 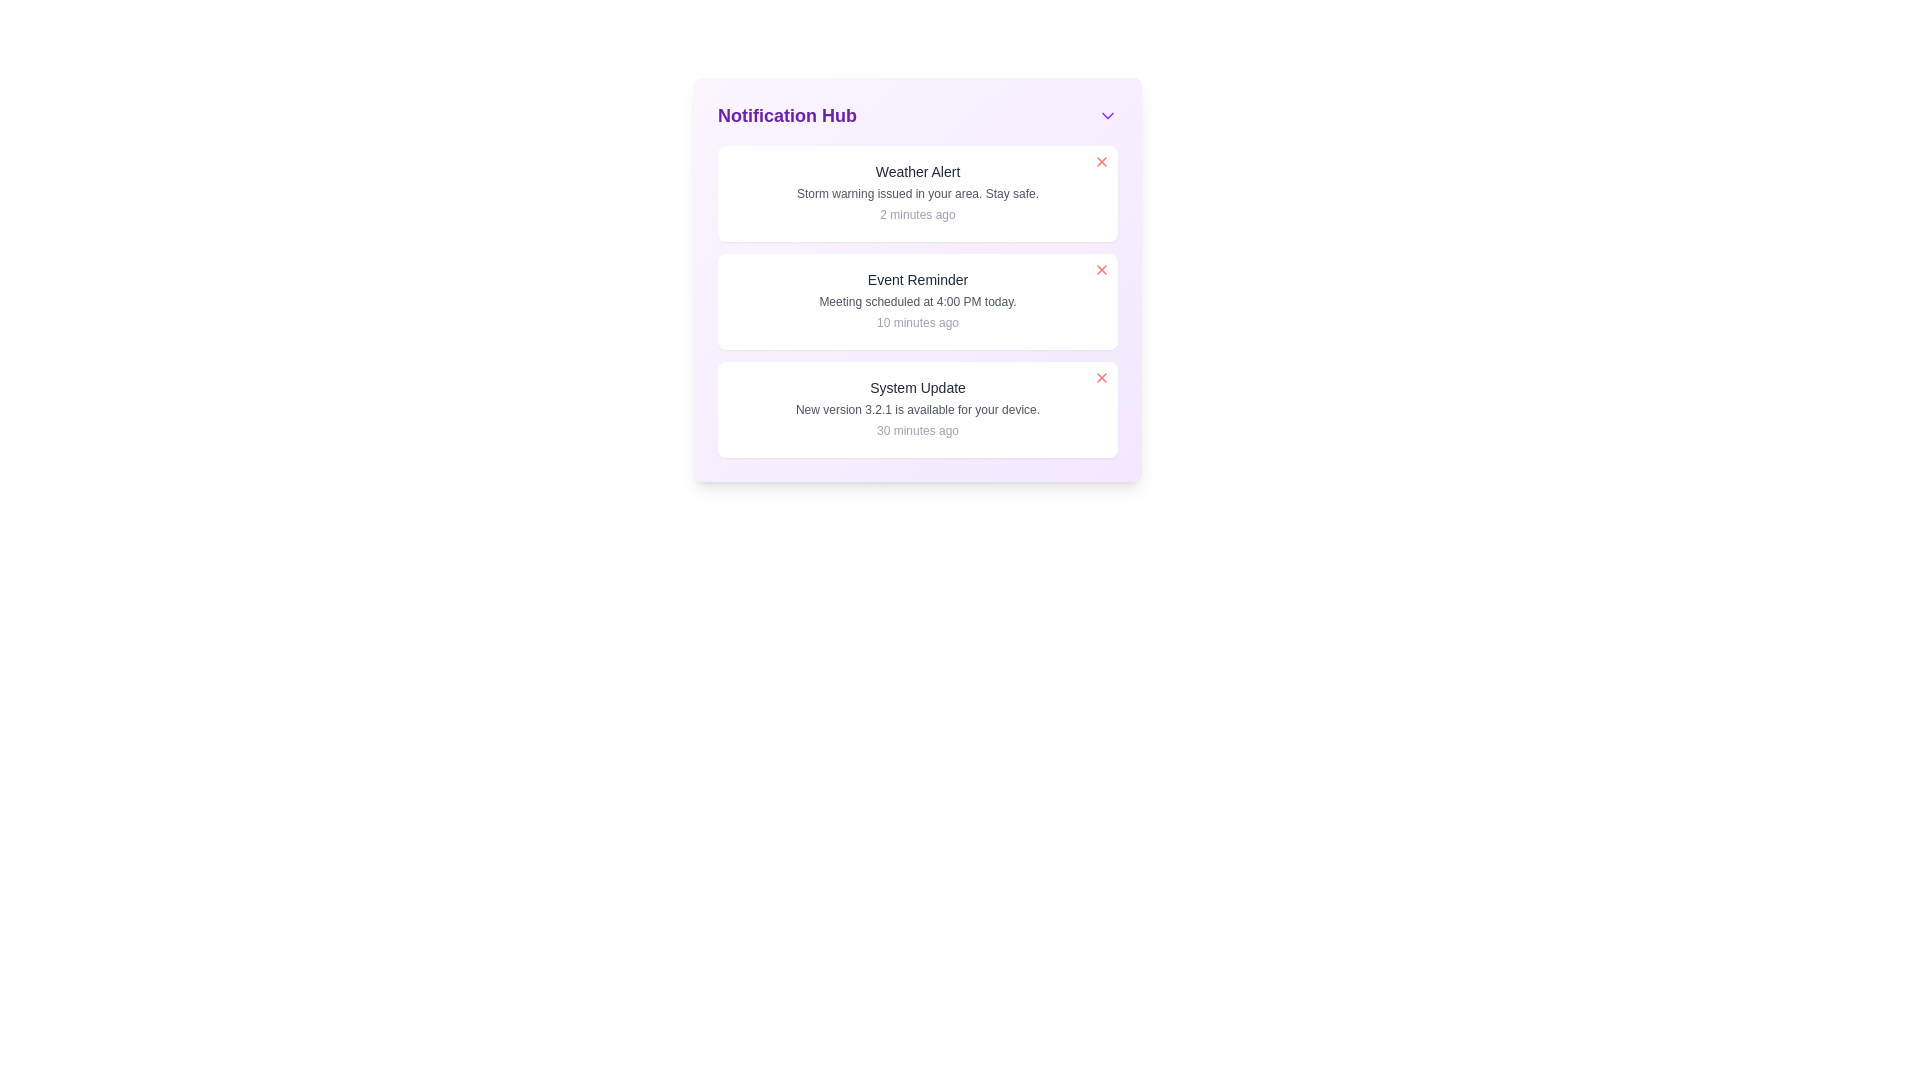 What do you see at coordinates (916, 388) in the screenshot?
I see `the static text label displaying 'System Update' located in the third card of the Notification Hub` at bounding box center [916, 388].